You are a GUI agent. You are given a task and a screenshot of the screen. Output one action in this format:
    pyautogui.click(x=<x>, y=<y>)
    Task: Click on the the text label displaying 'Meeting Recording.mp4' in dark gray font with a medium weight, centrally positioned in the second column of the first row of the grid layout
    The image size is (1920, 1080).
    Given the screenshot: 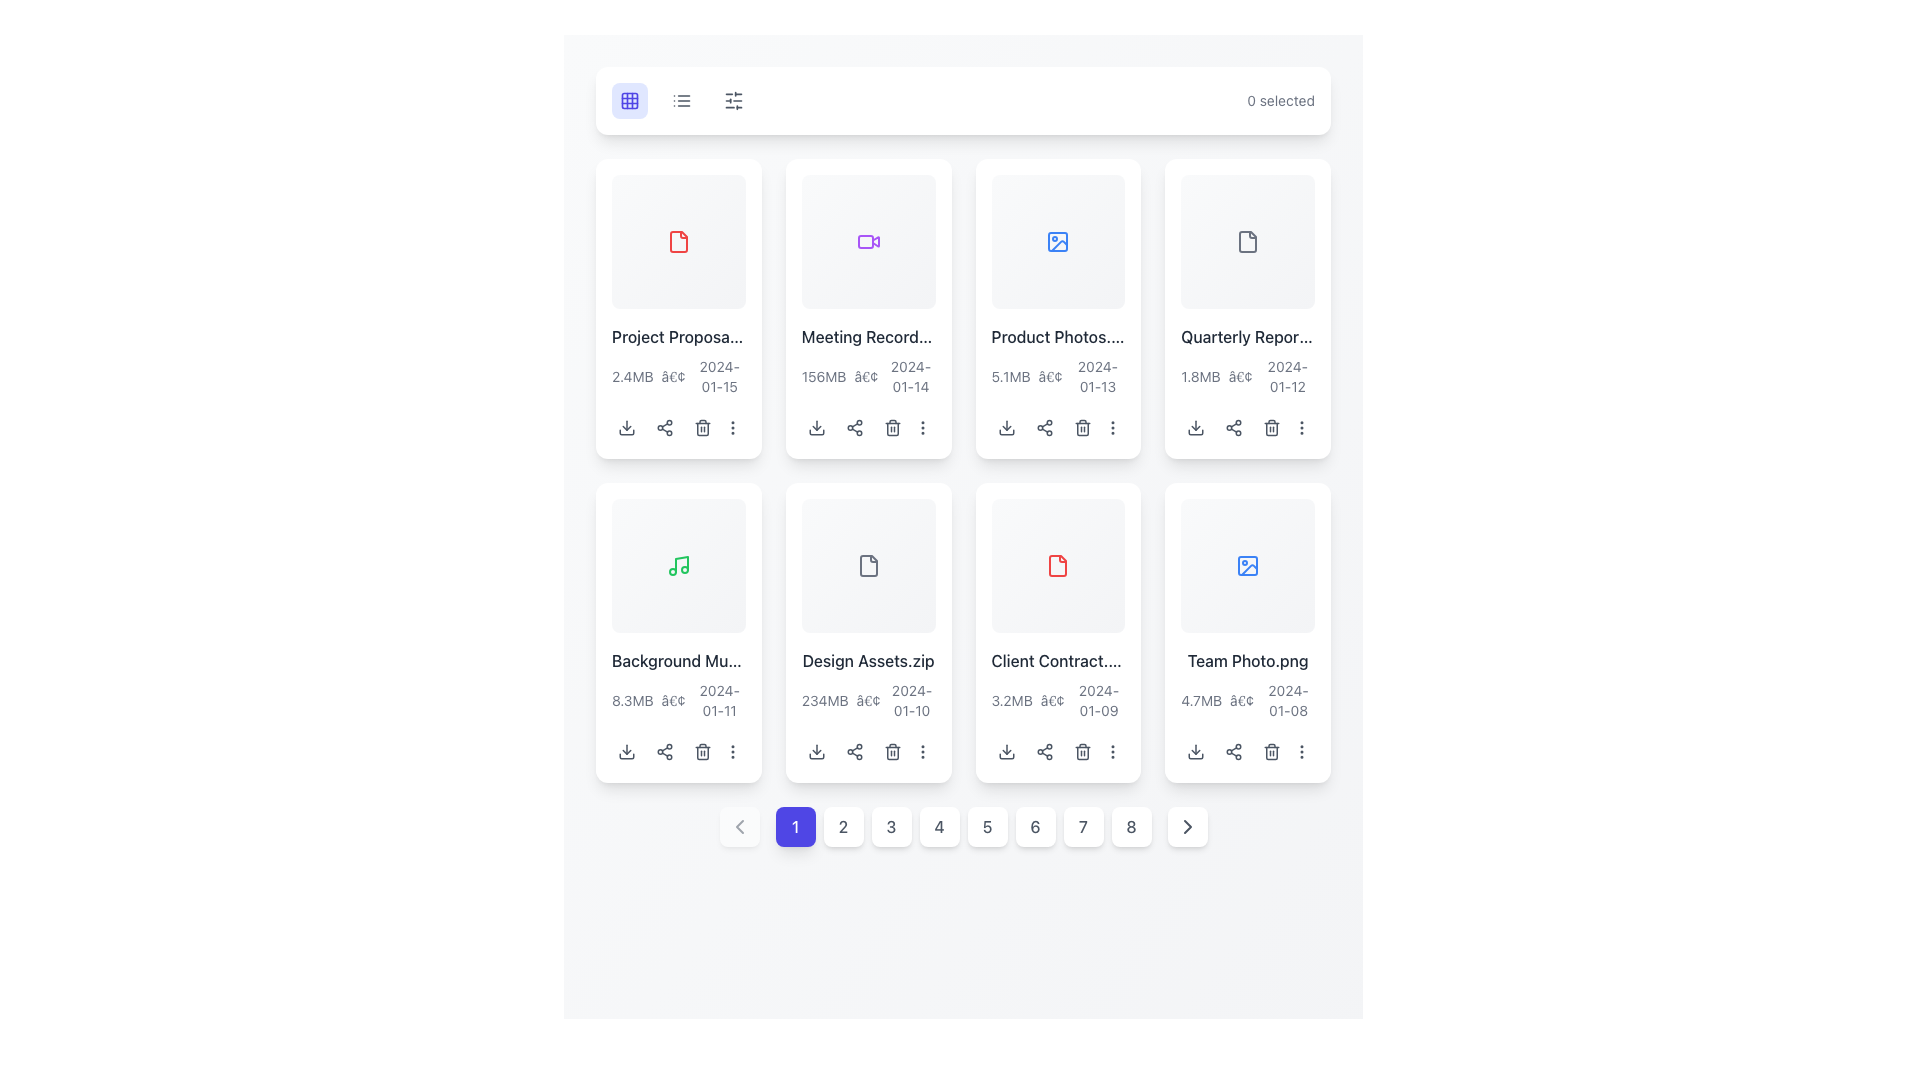 What is the action you would take?
    pyautogui.click(x=868, y=335)
    